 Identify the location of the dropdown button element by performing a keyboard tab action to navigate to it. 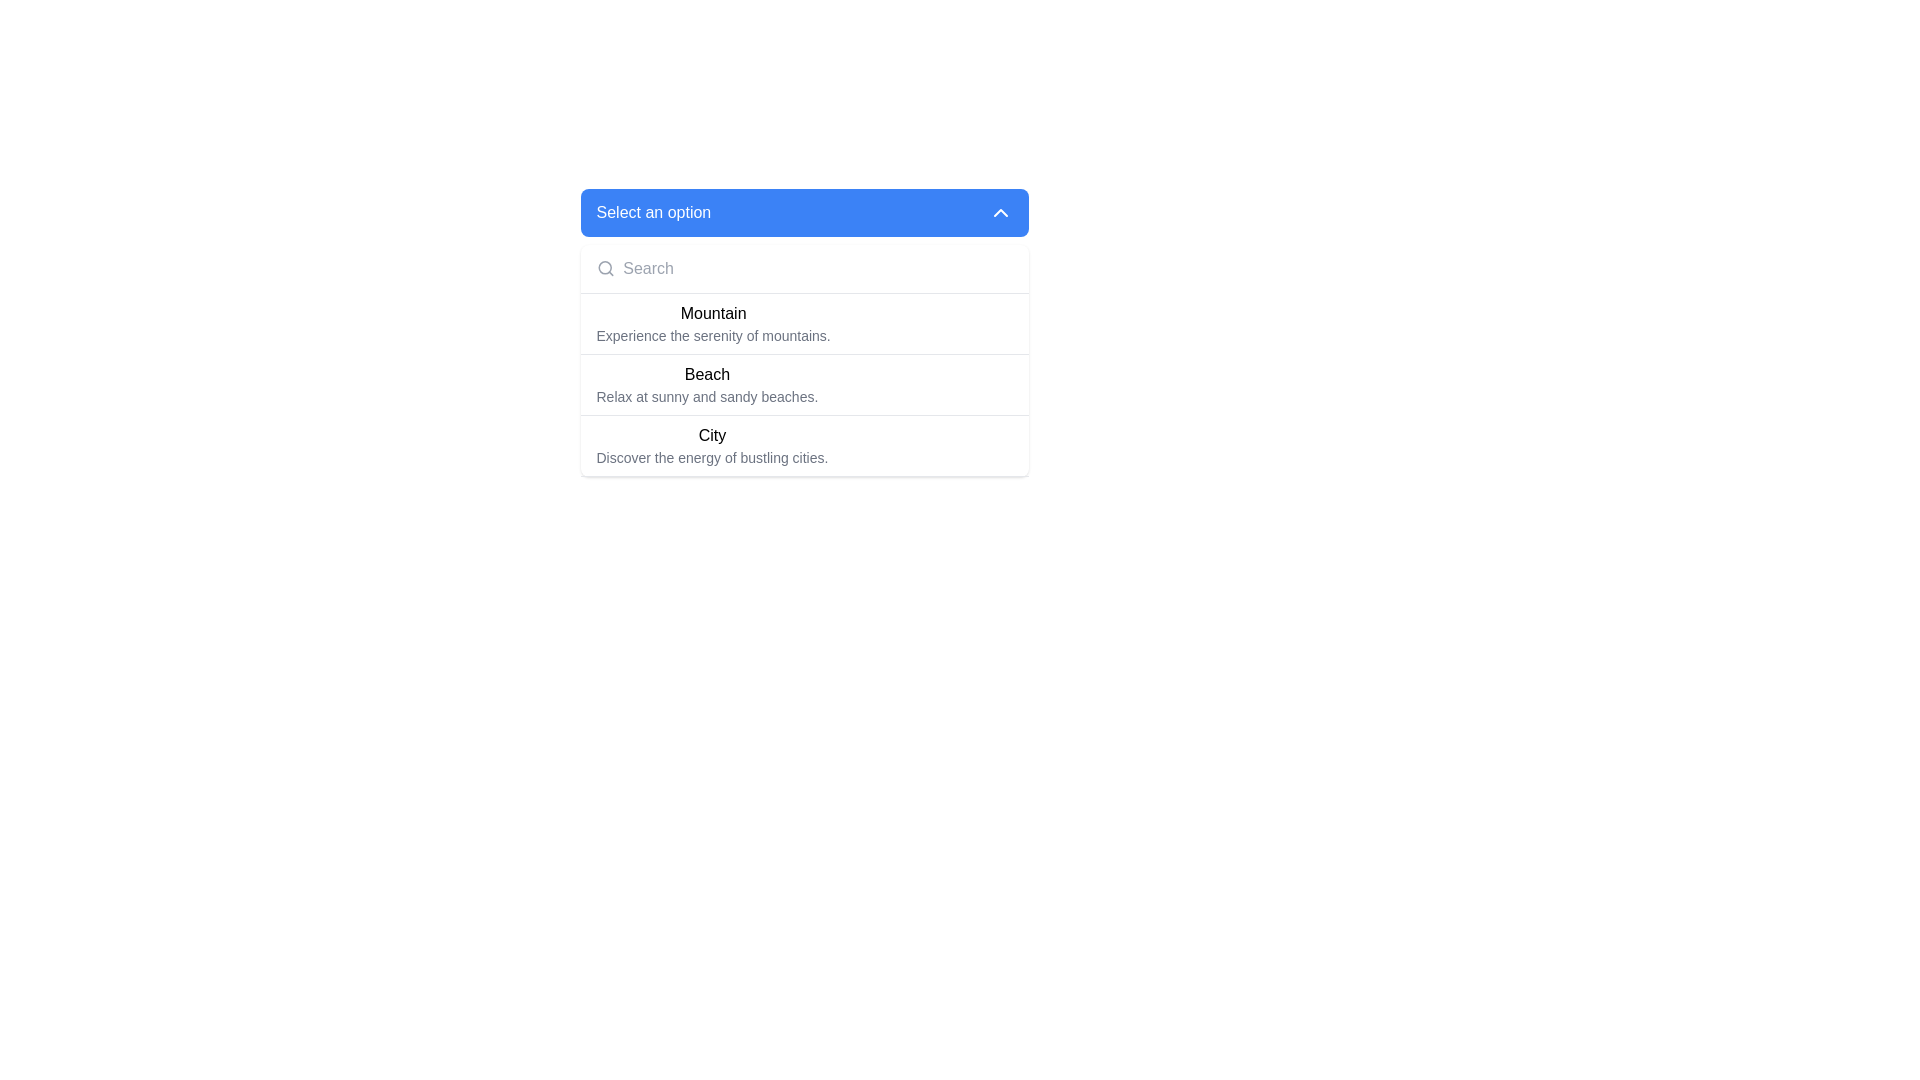
(804, 212).